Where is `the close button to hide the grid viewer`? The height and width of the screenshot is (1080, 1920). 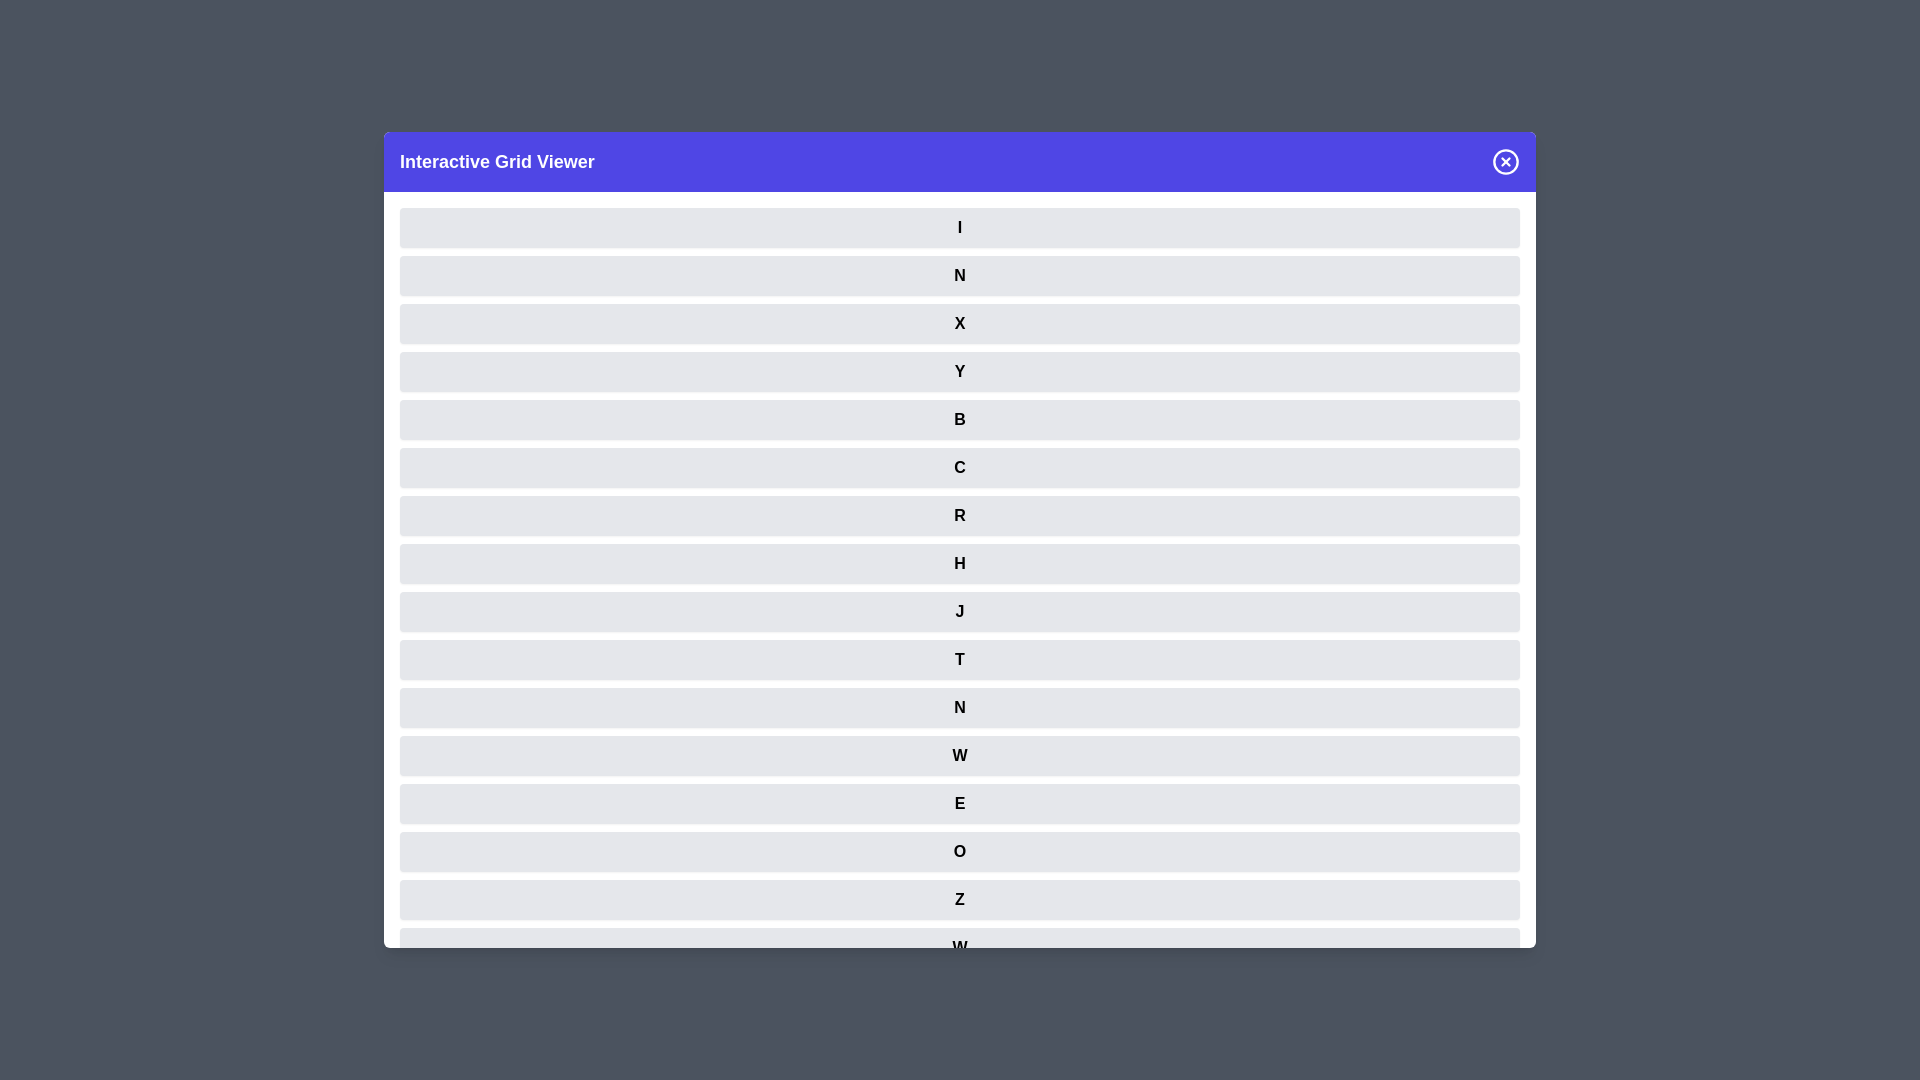 the close button to hide the grid viewer is located at coordinates (1506, 161).